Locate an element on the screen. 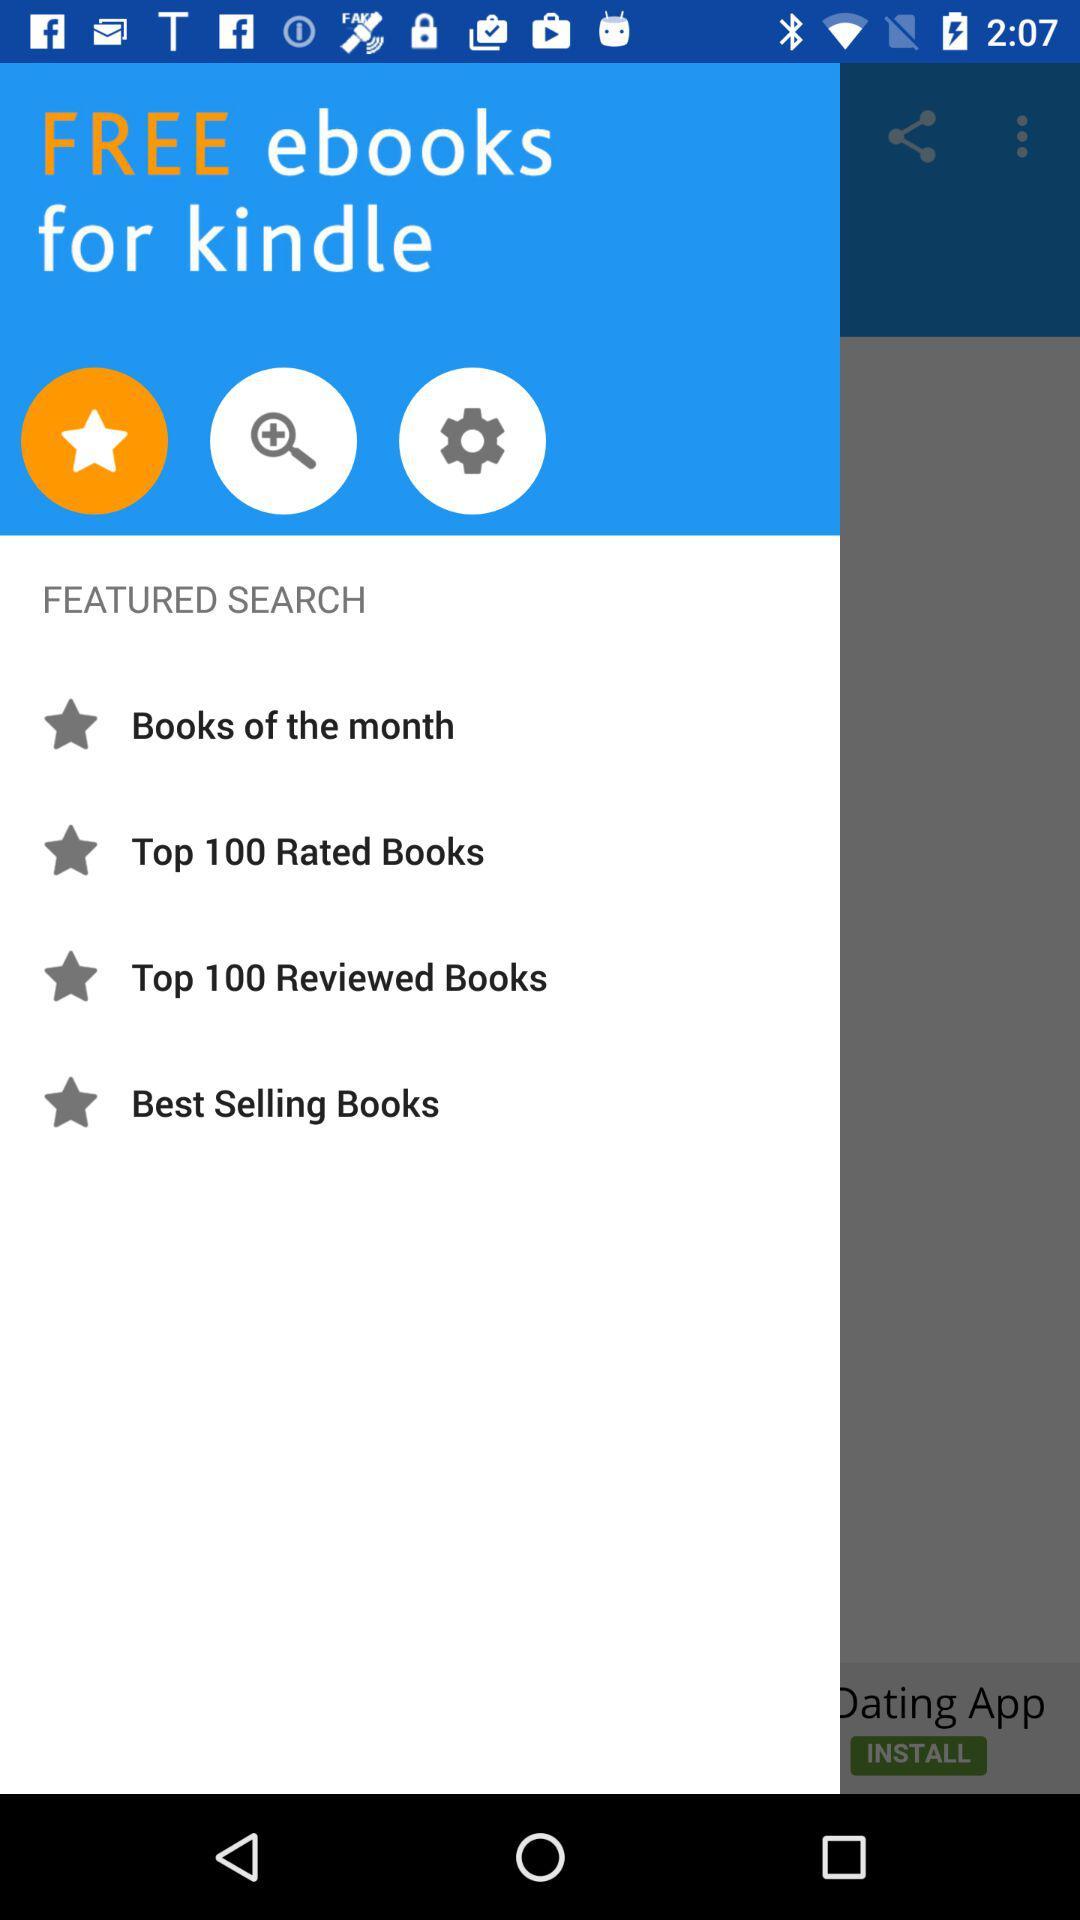  the more icon is located at coordinates (1027, 135).